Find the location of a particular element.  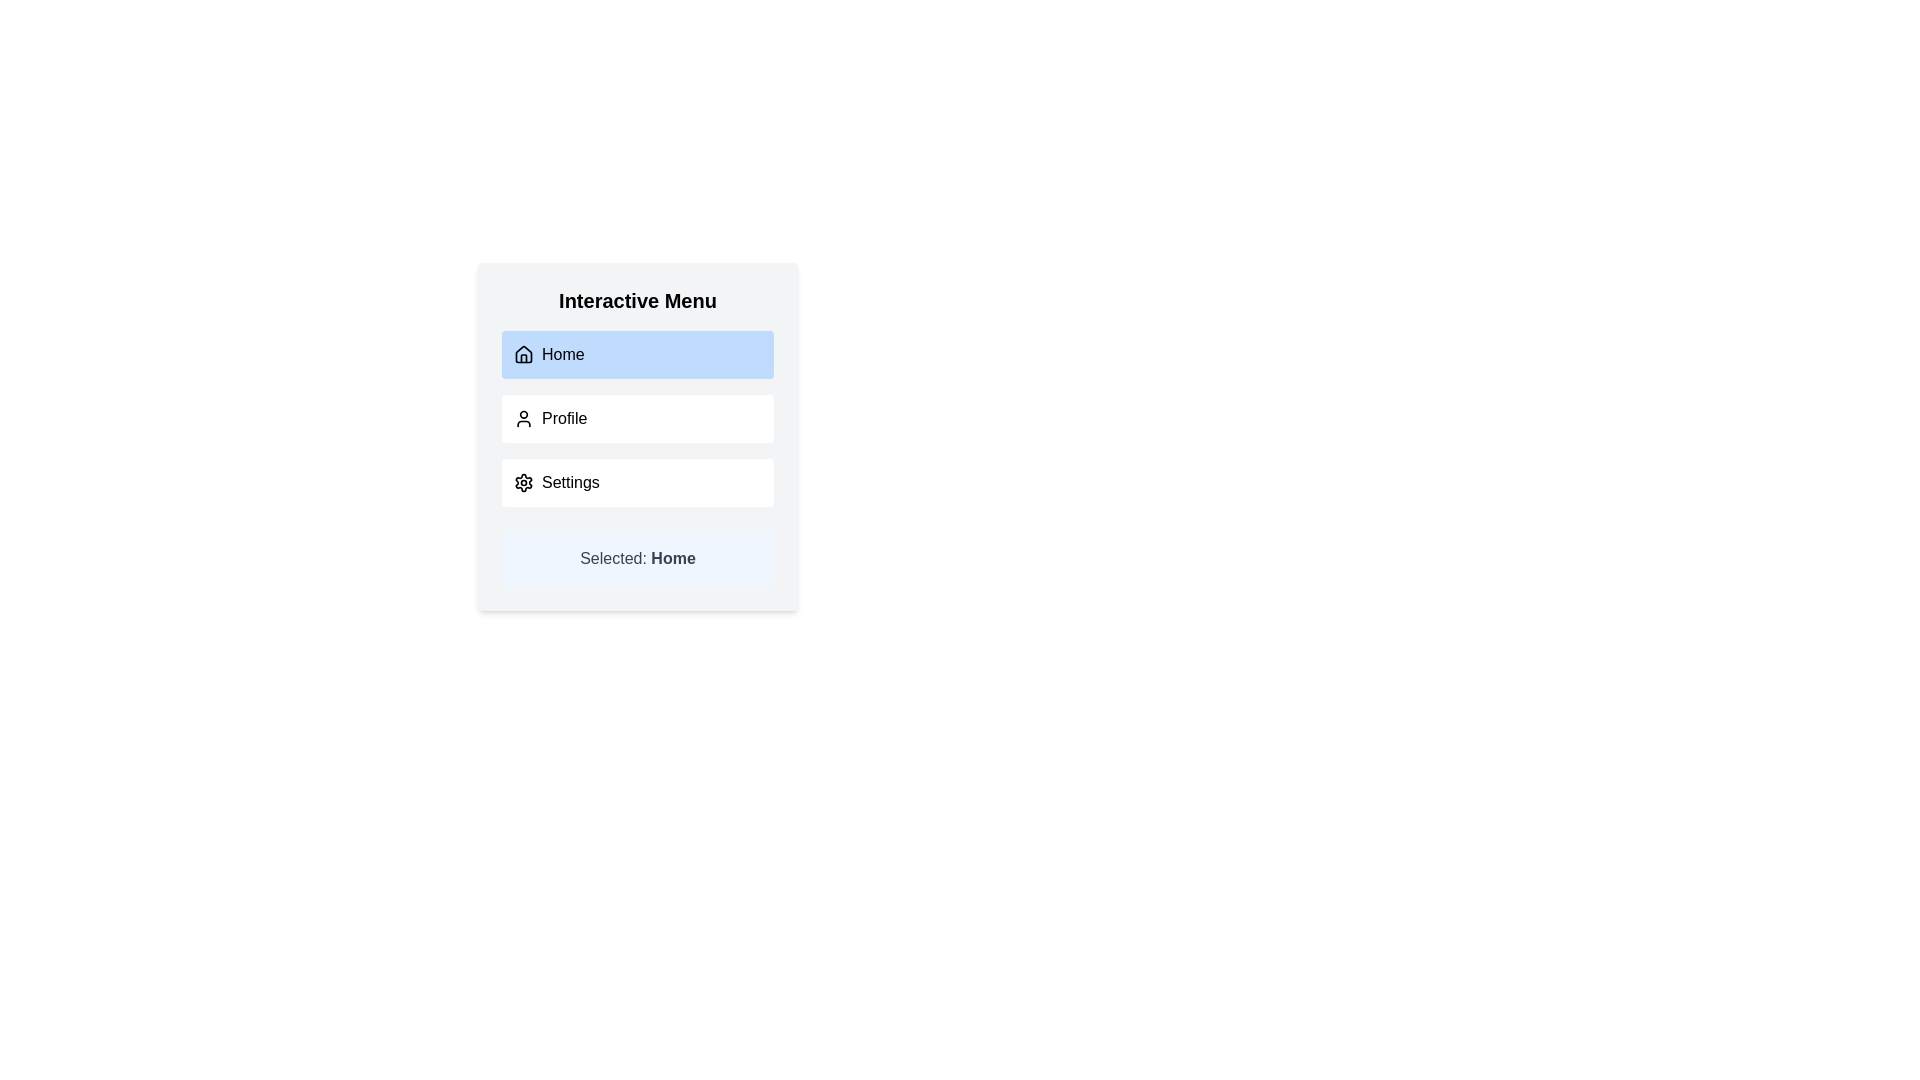

the cogwheel-shaped icon representing settings functionality is located at coordinates (523, 482).